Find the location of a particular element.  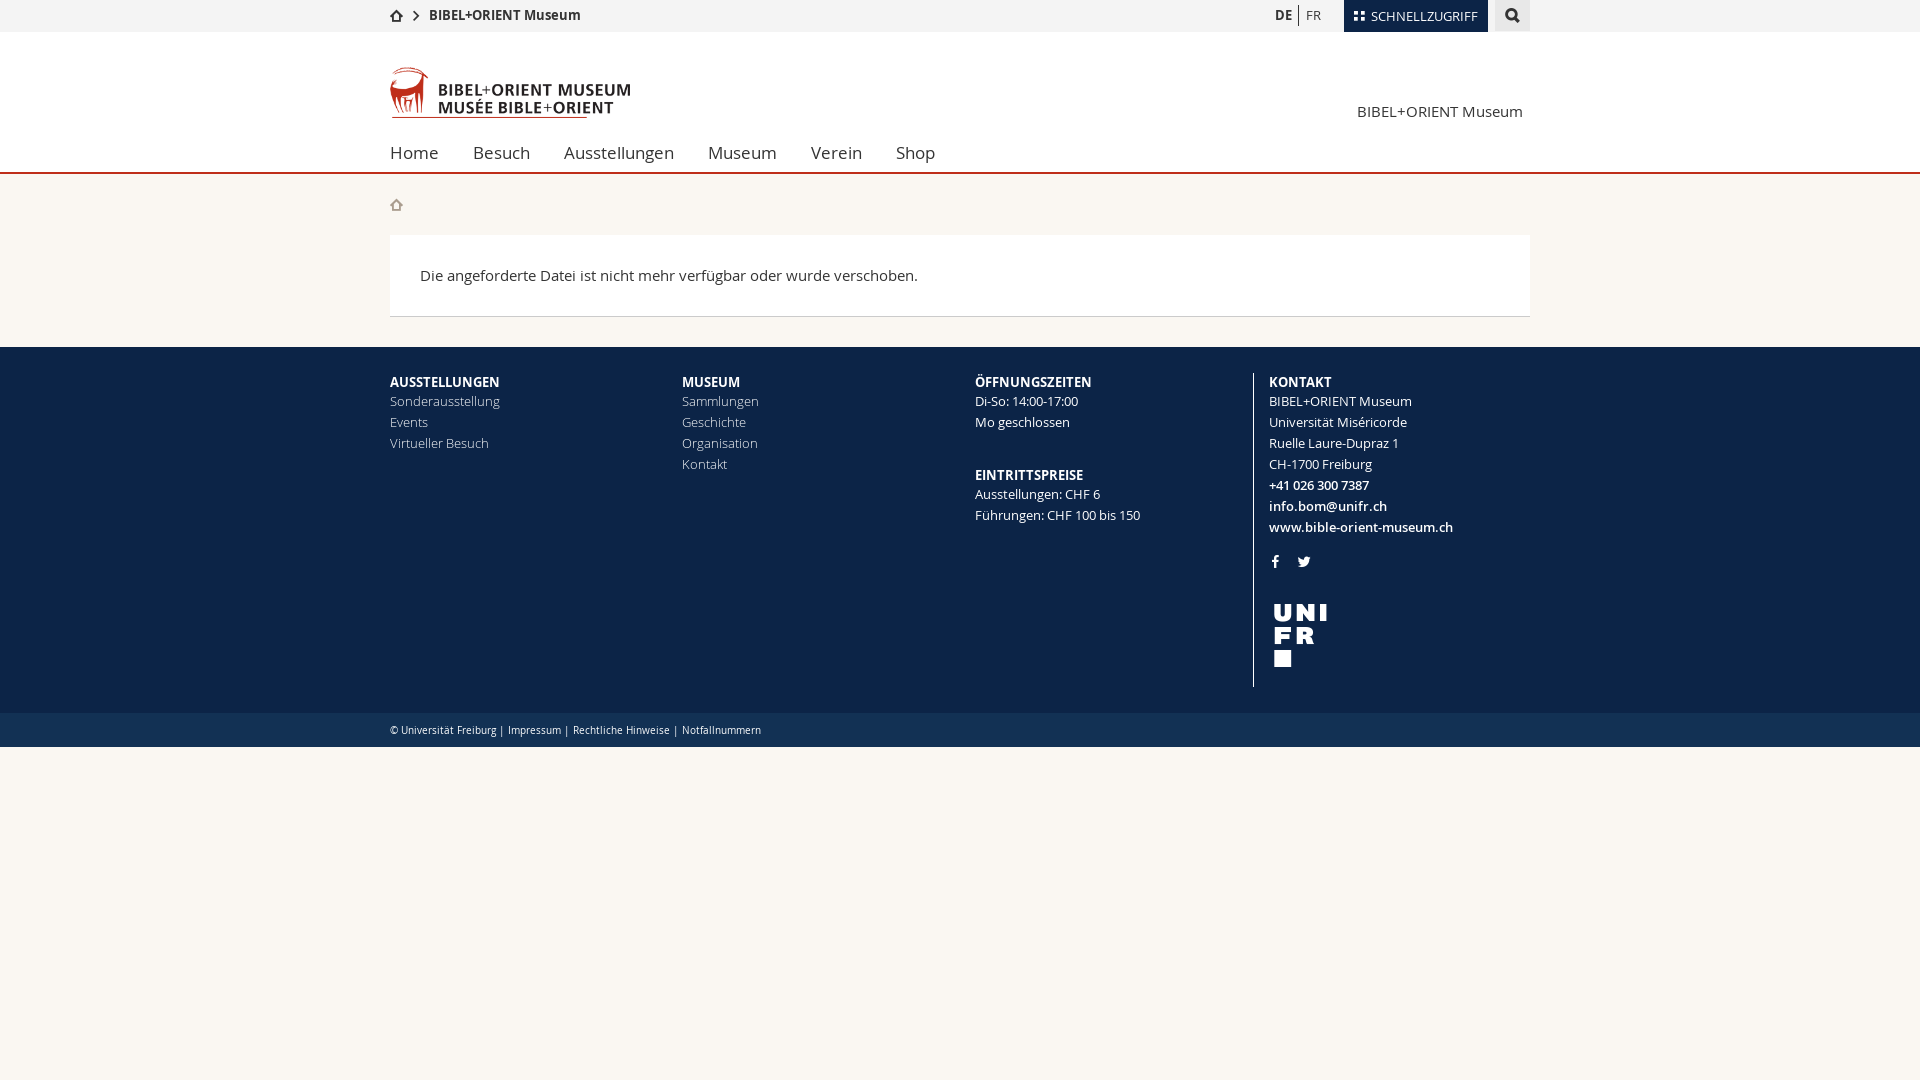

'www.bible-orient-museum.ch' is located at coordinates (1397, 526).